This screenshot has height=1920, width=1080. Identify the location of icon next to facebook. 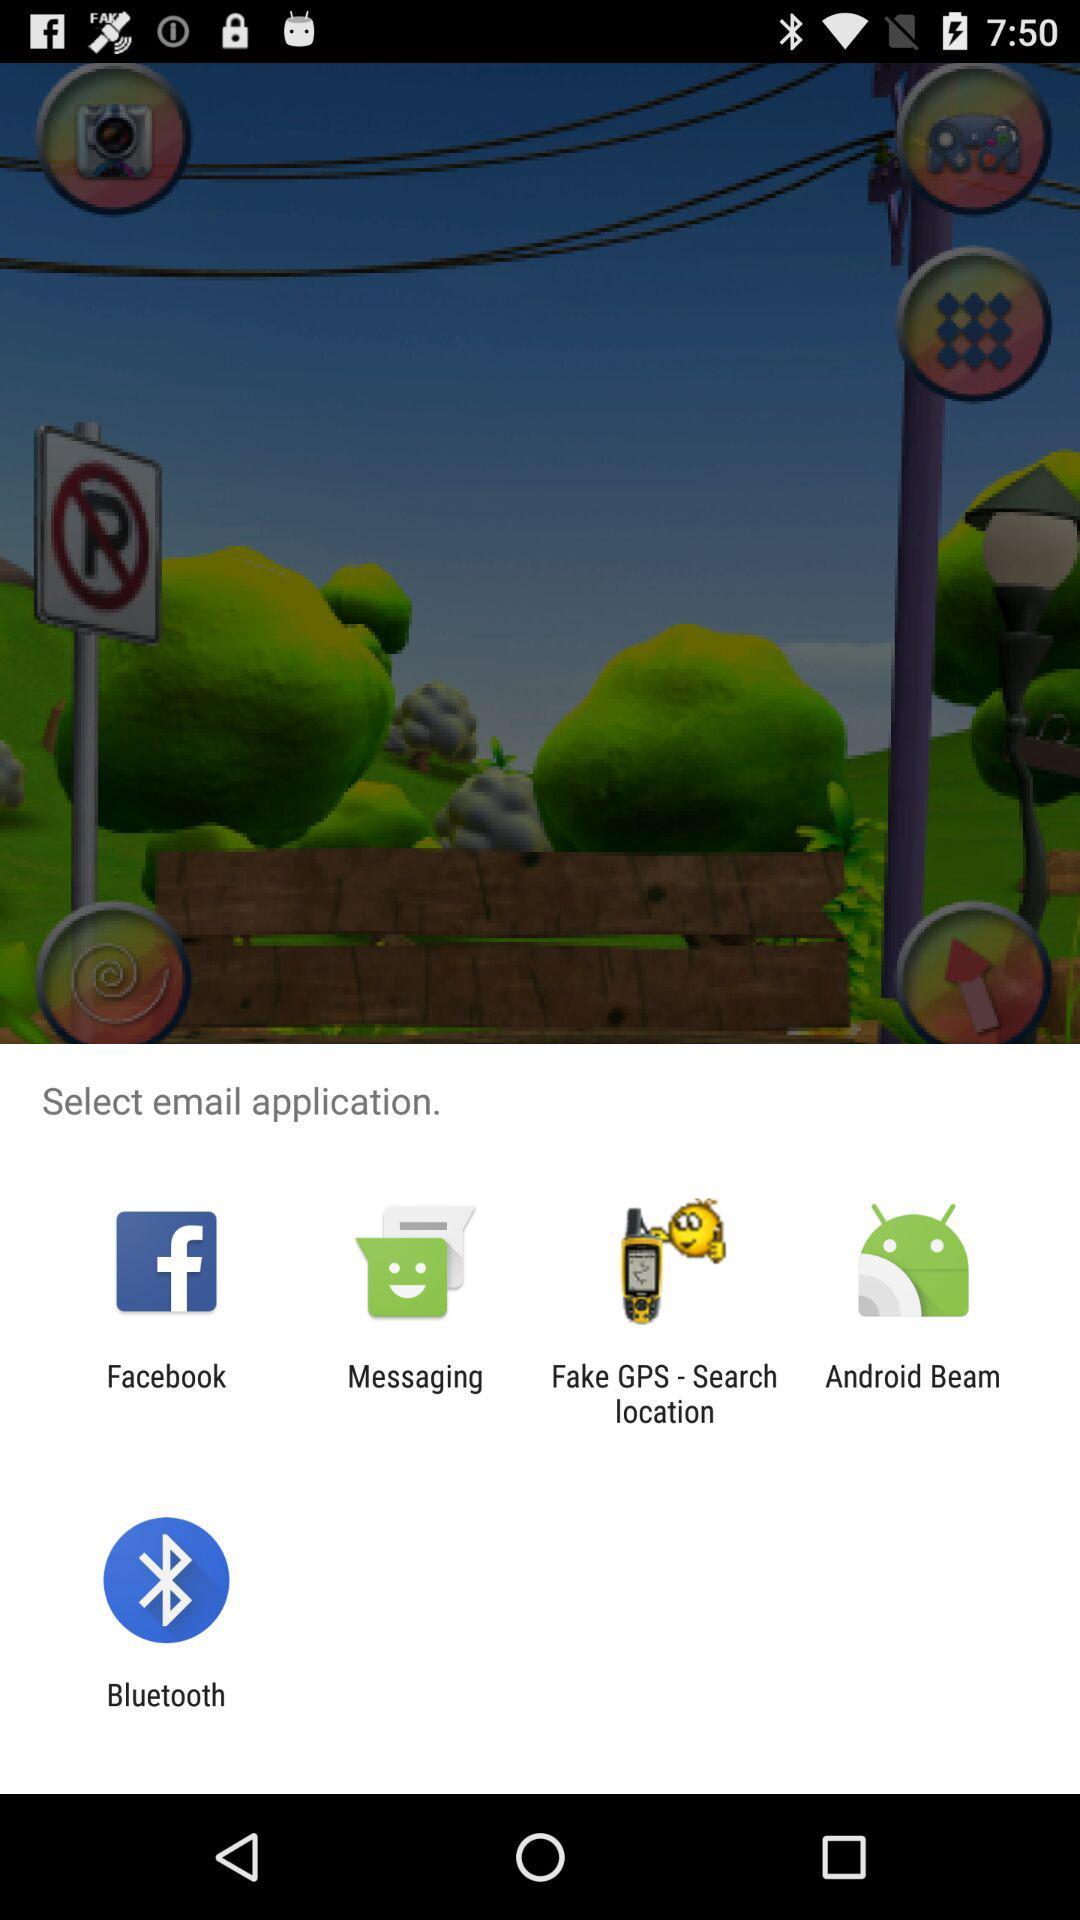
(414, 1392).